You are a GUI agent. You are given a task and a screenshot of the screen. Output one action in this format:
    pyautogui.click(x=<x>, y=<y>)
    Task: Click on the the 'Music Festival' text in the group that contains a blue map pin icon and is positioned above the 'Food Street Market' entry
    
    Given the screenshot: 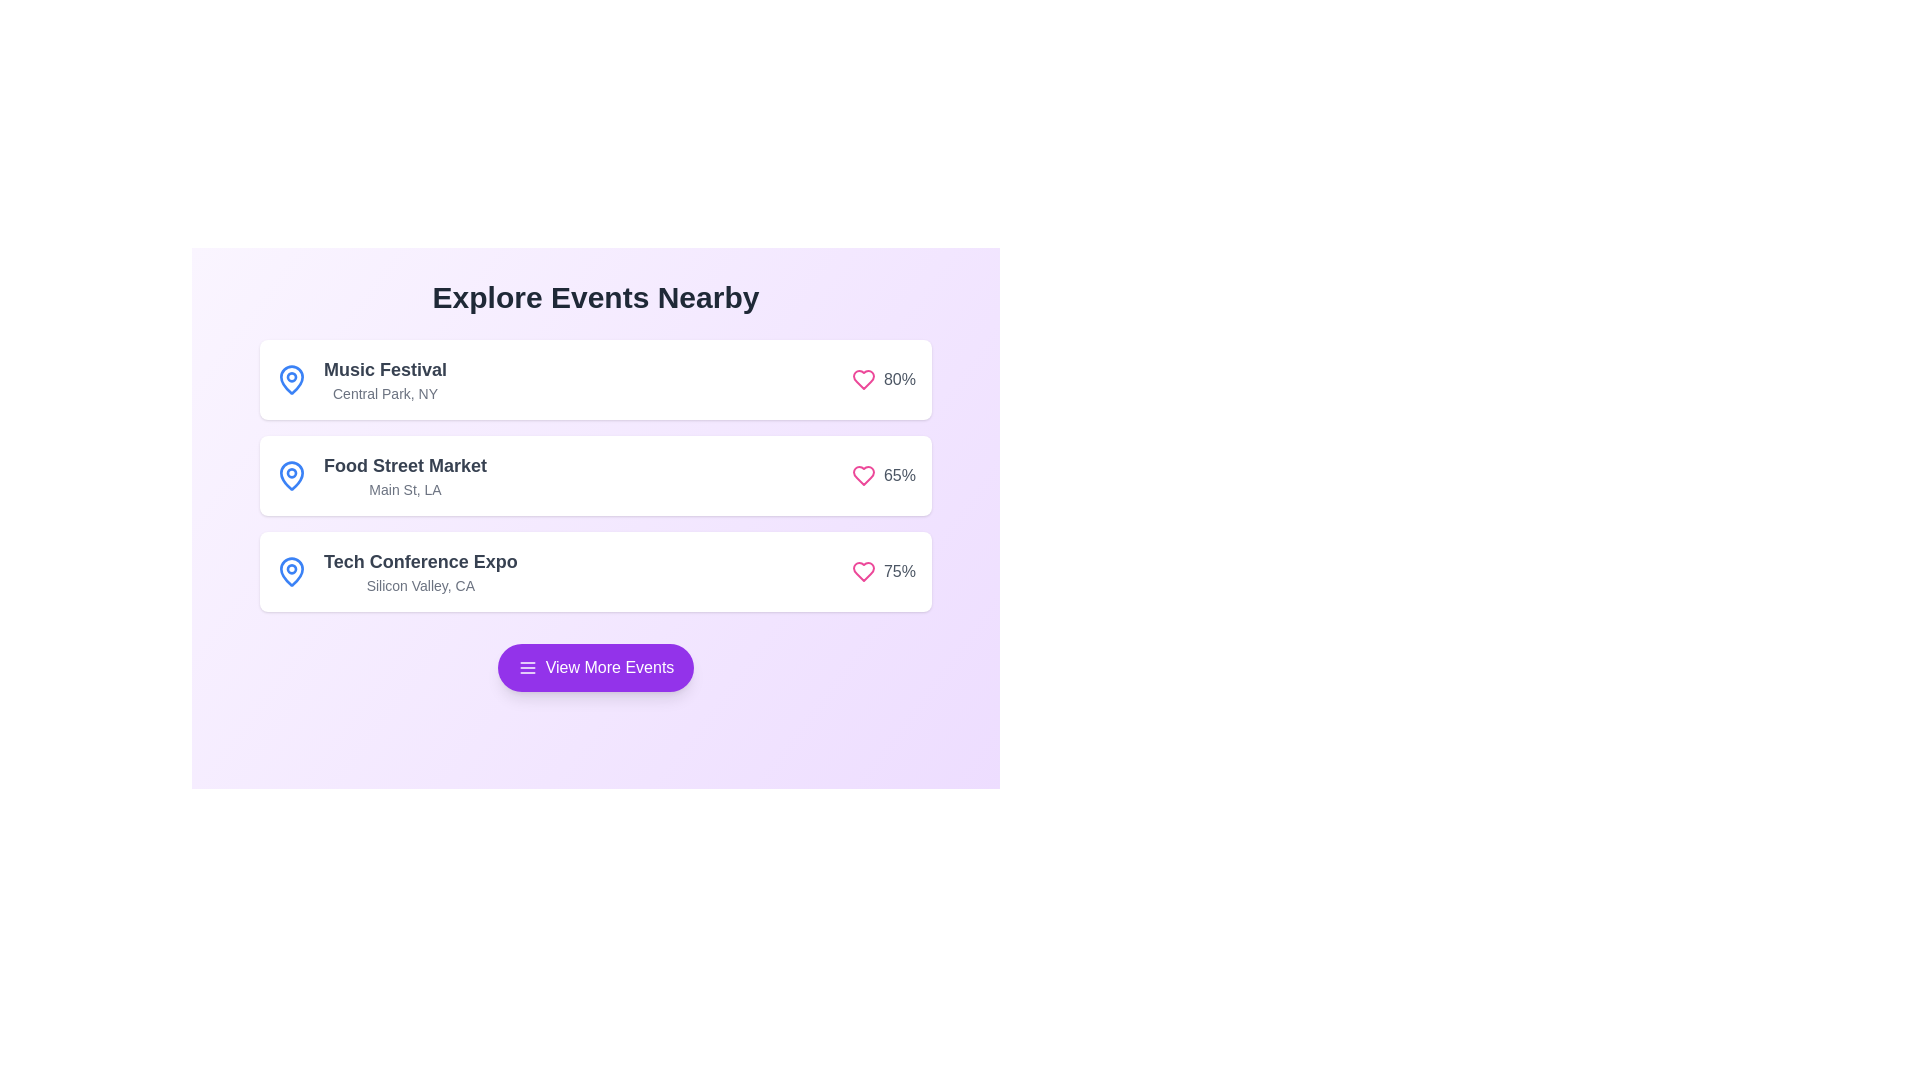 What is the action you would take?
    pyautogui.click(x=361, y=380)
    